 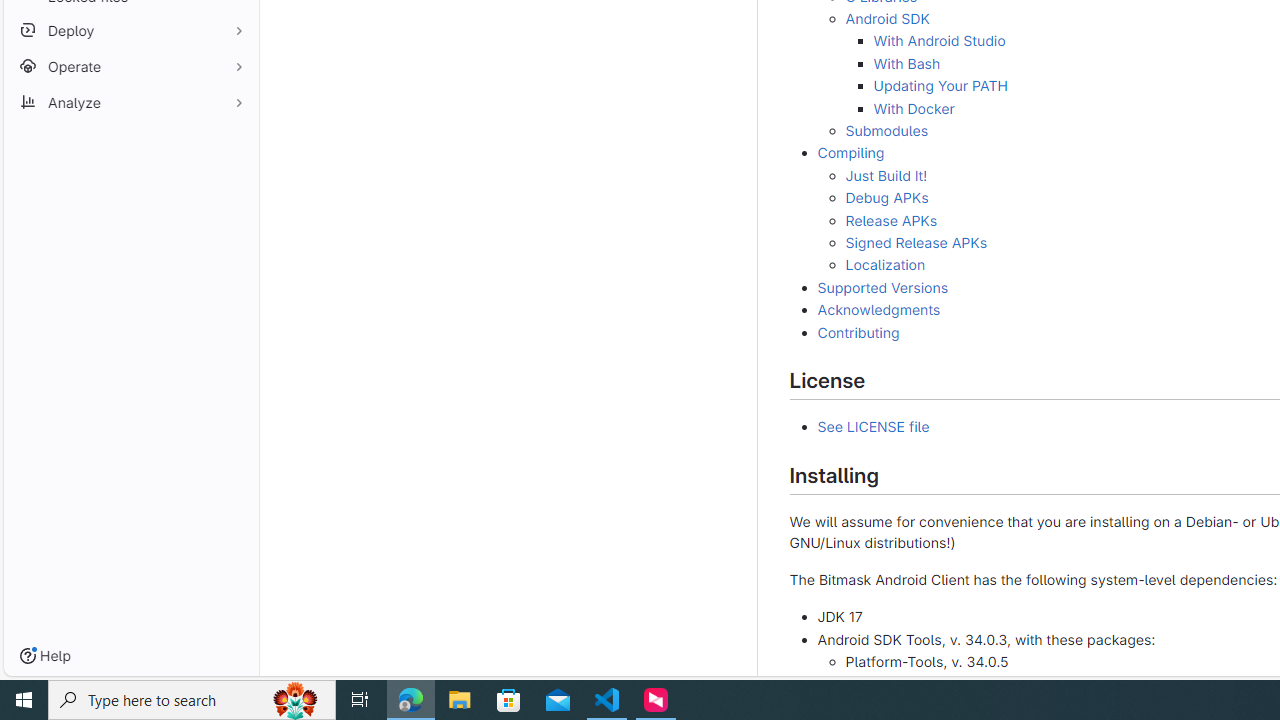 What do you see at coordinates (938, 40) in the screenshot?
I see `'With Android Studio'` at bounding box center [938, 40].